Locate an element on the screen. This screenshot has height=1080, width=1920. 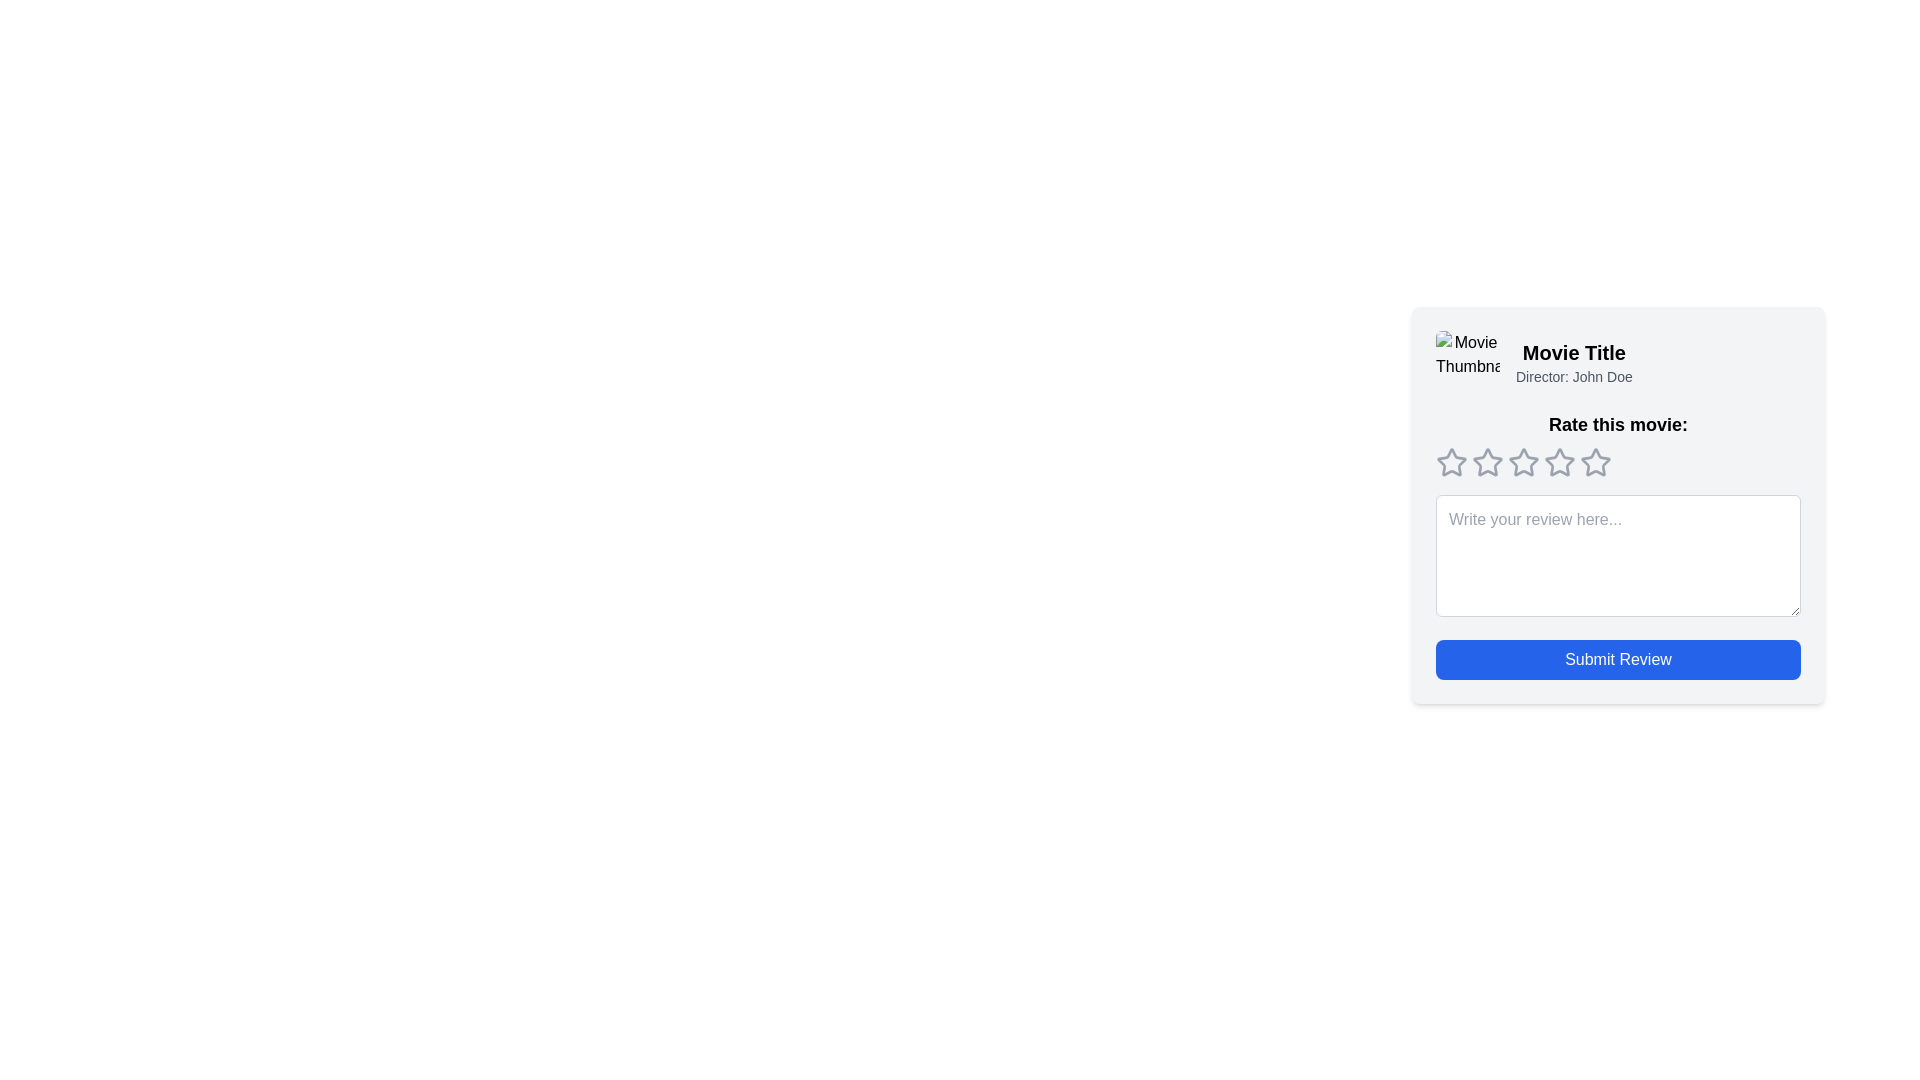
the second star in the row of five stars under the 'Rate this movie:' heading is located at coordinates (1488, 462).